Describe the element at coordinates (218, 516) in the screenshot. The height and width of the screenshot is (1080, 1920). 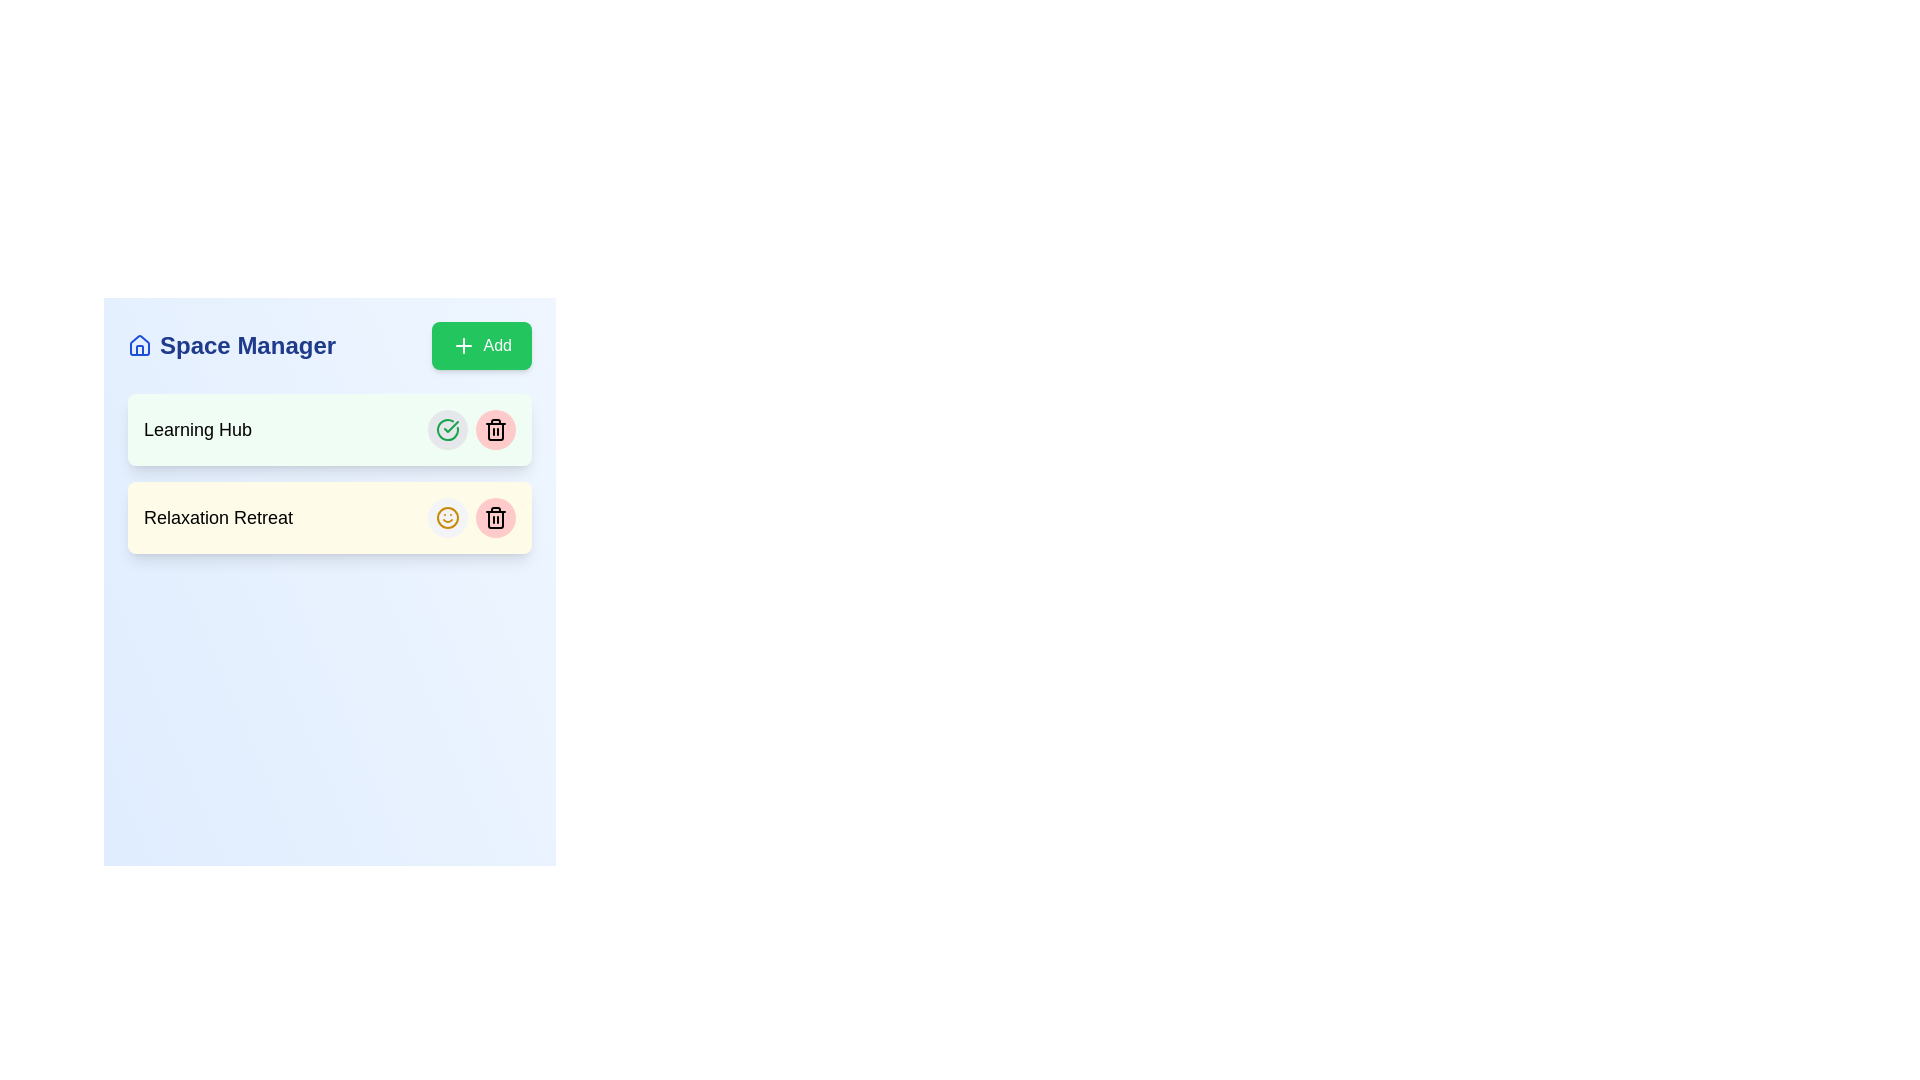
I see `the text label displaying 'Relaxation Retreat', which is located within a rounded rectangle box in a vertically arranged list of items` at that location.